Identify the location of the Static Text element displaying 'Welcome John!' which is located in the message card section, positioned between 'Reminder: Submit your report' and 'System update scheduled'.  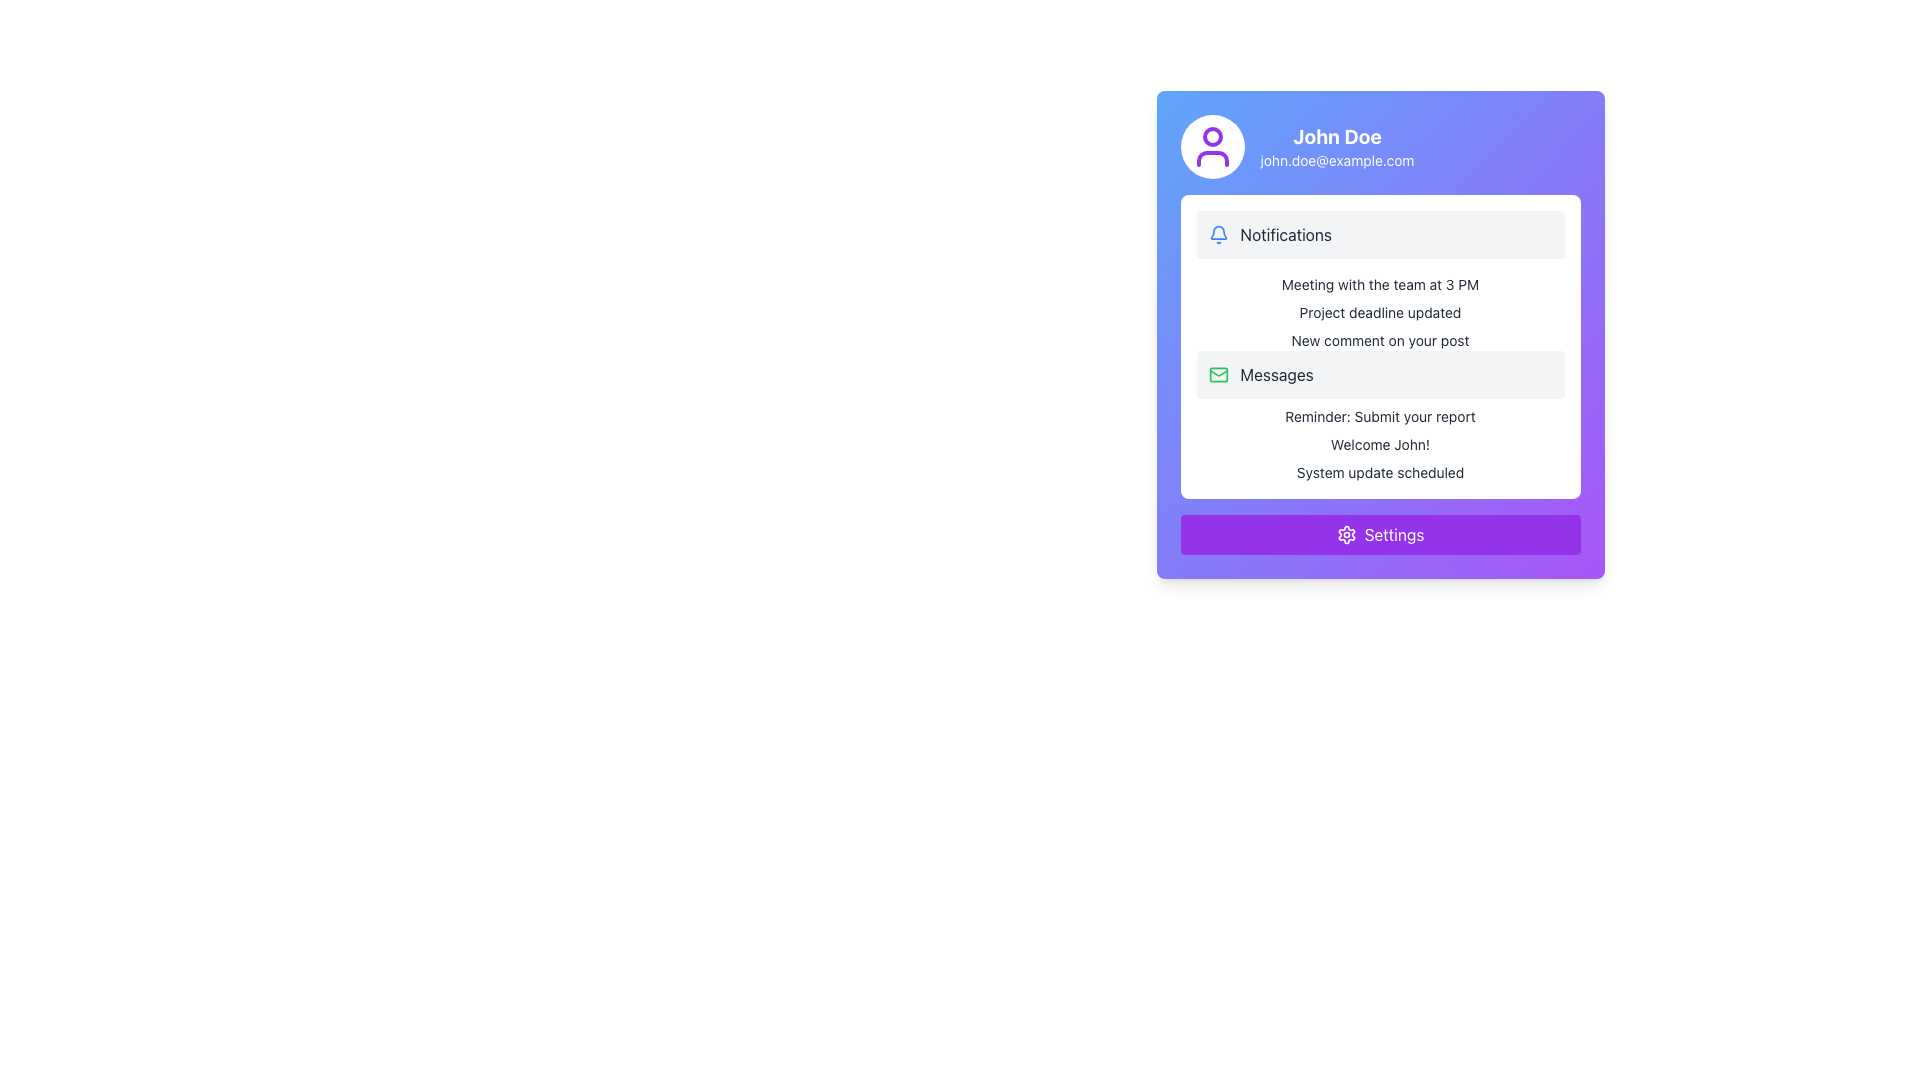
(1379, 443).